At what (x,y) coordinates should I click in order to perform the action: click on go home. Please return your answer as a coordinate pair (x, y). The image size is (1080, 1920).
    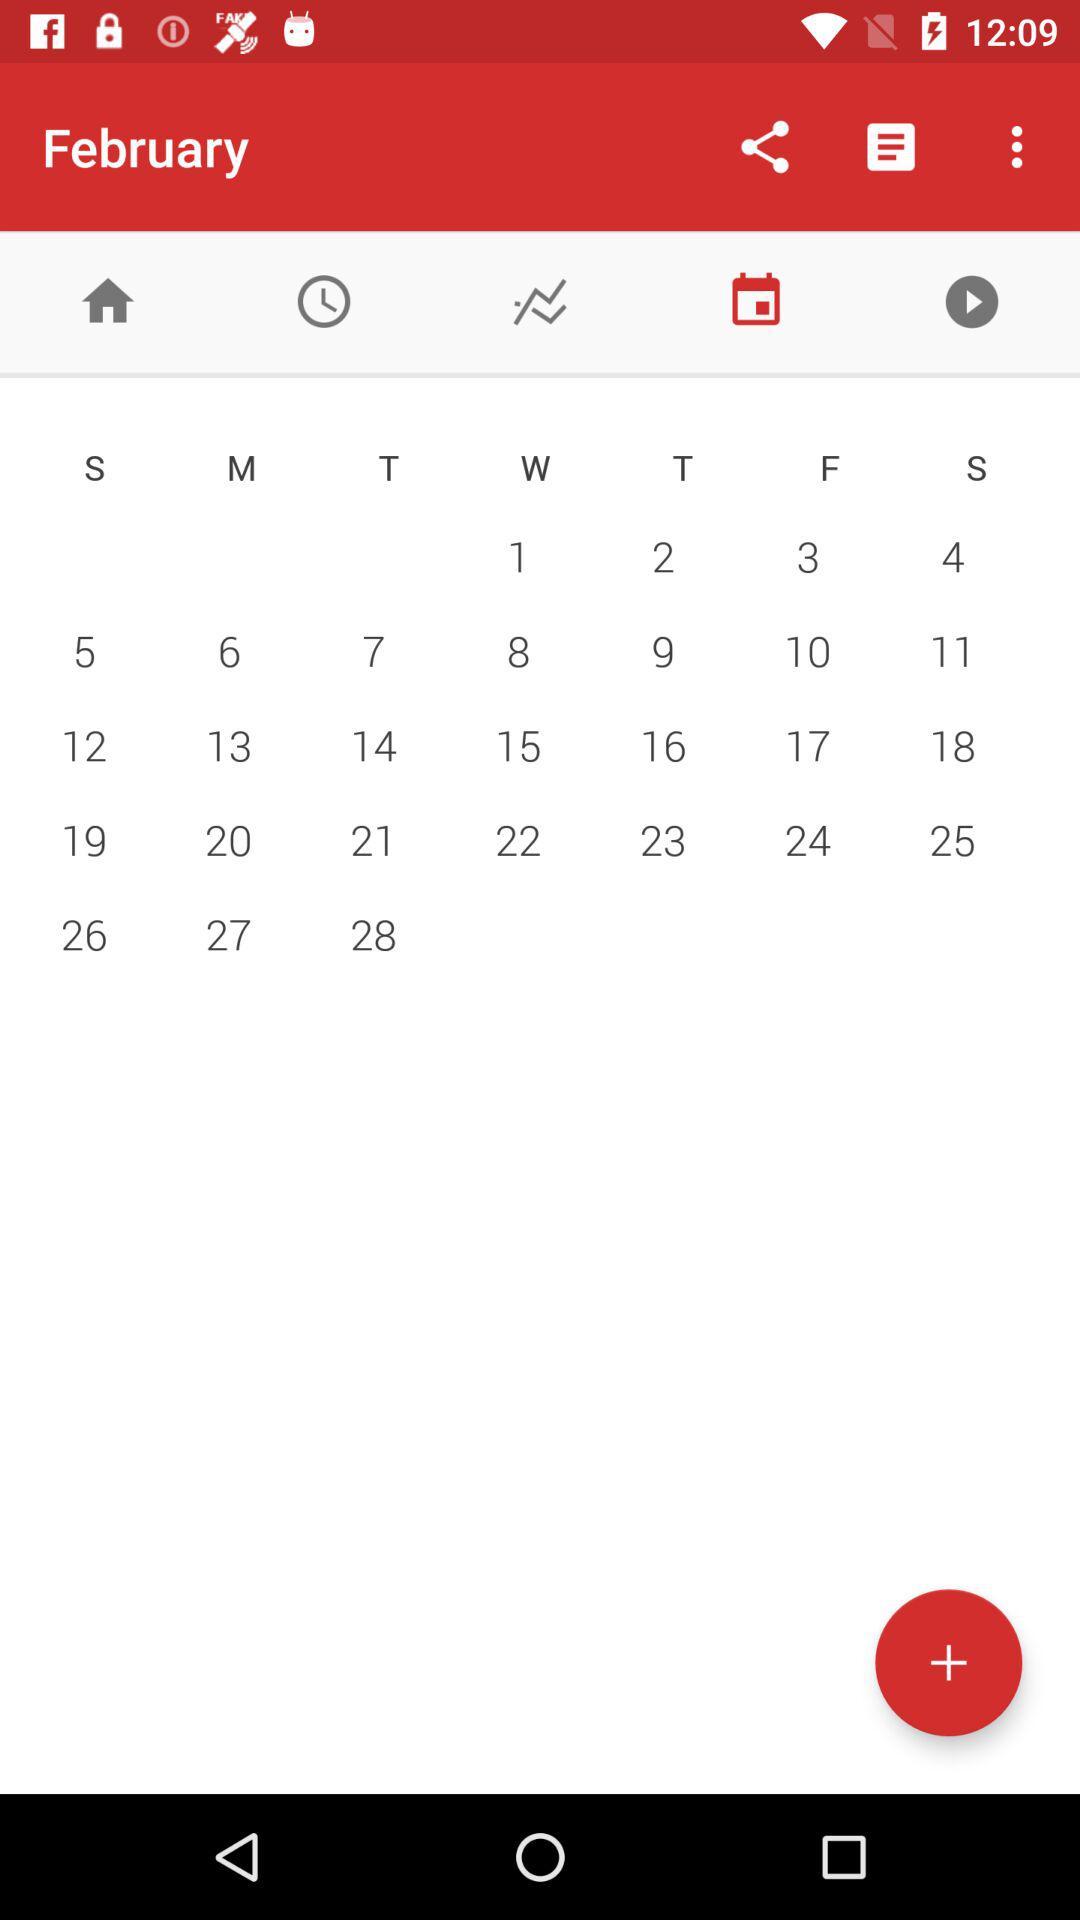
    Looking at the image, I should click on (108, 300).